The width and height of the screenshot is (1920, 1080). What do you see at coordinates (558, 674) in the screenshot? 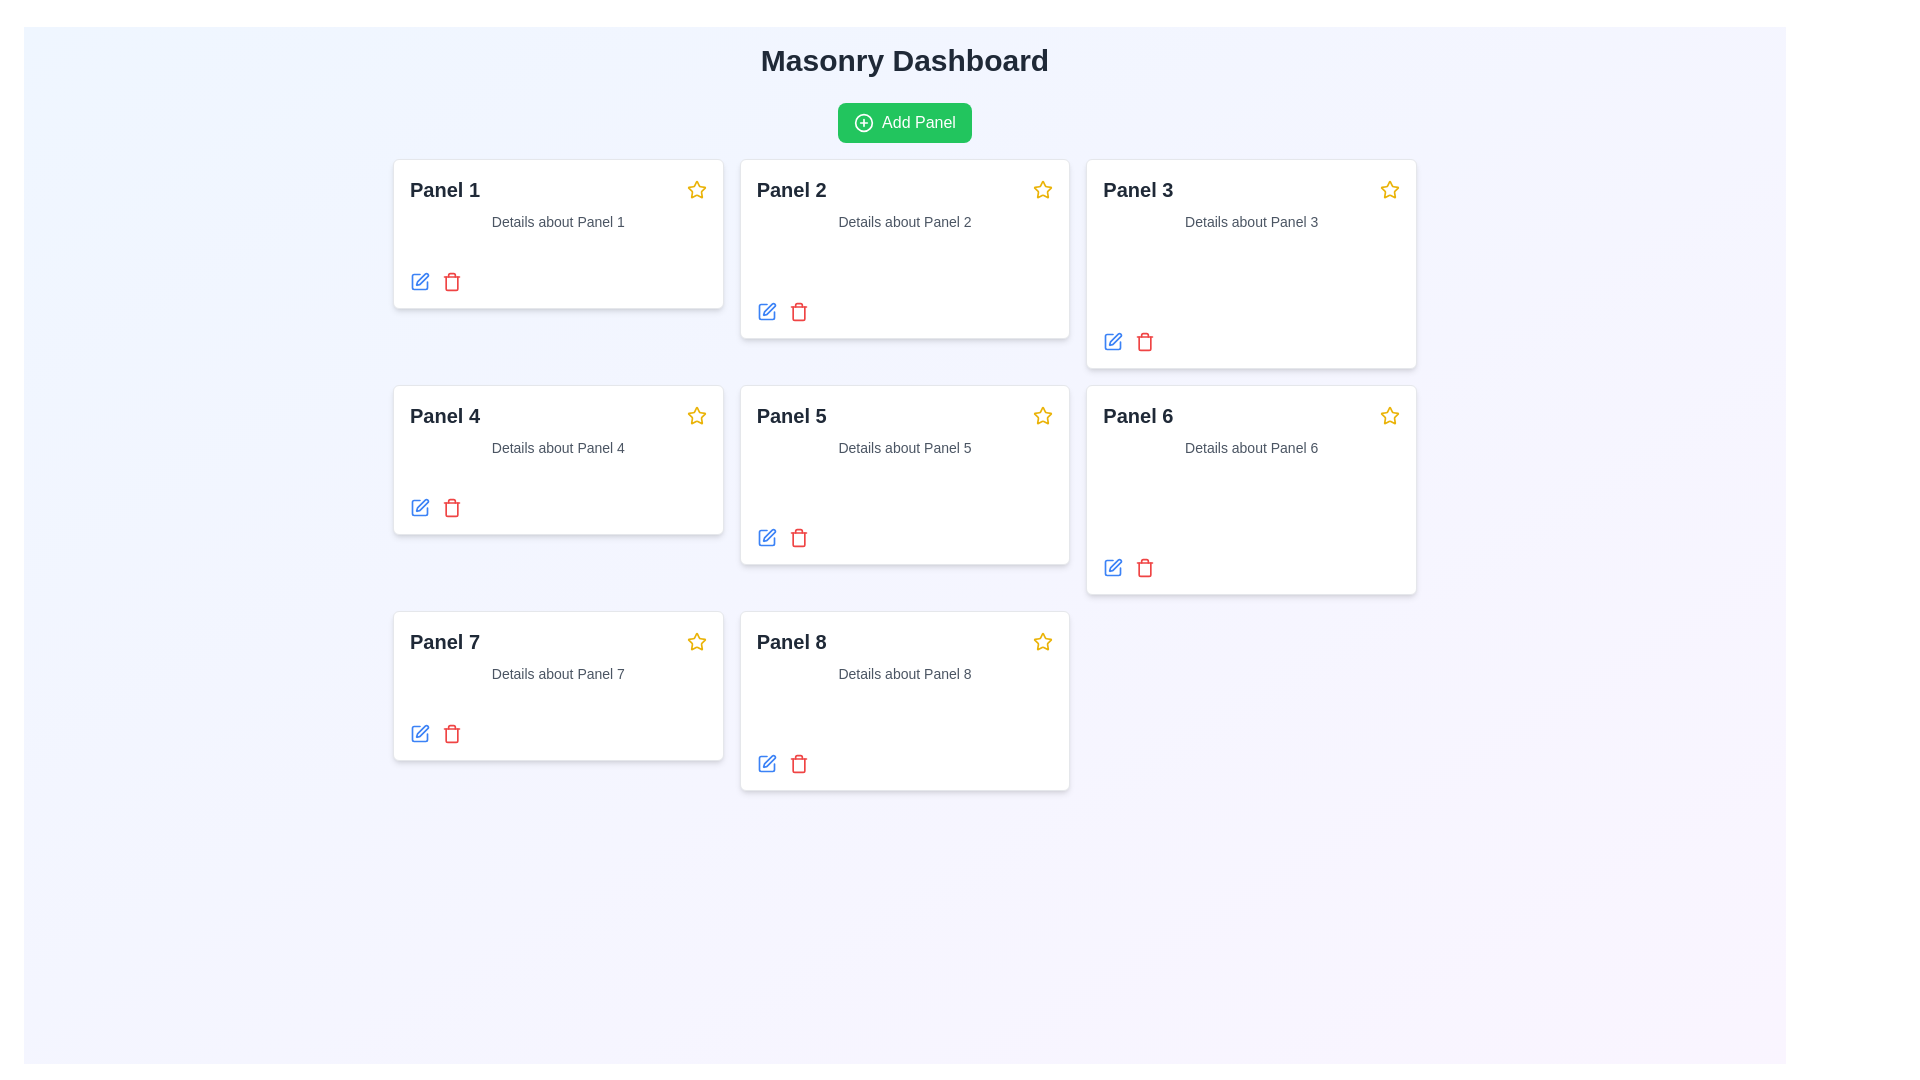
I see `the text label element that reads 'Details about Panel 7', which is styled in light gray and is located beneath the title 'Panel 7' within the 'Masonry Dashboard'` at bounding box center [558, 674].